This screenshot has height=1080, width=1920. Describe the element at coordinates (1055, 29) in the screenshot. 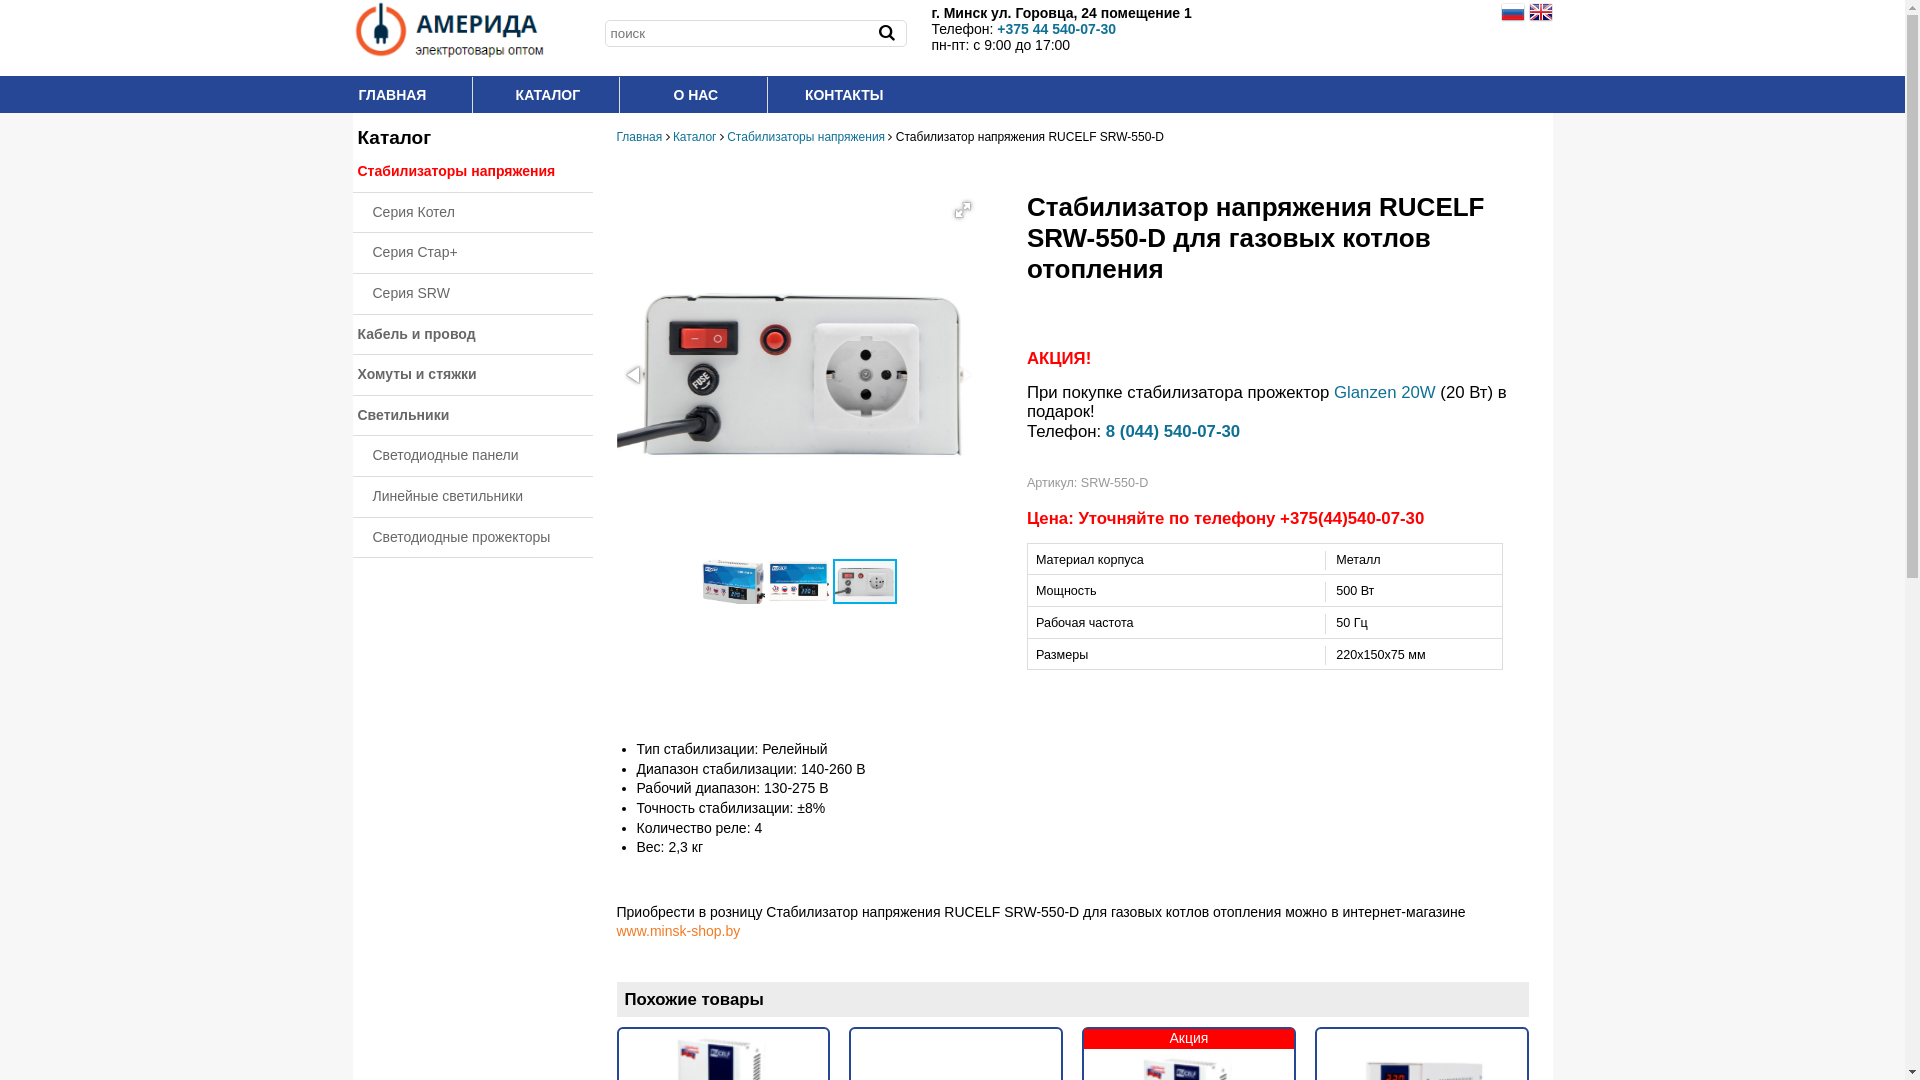

I see `'+375 44 540-07-30'` at that location.